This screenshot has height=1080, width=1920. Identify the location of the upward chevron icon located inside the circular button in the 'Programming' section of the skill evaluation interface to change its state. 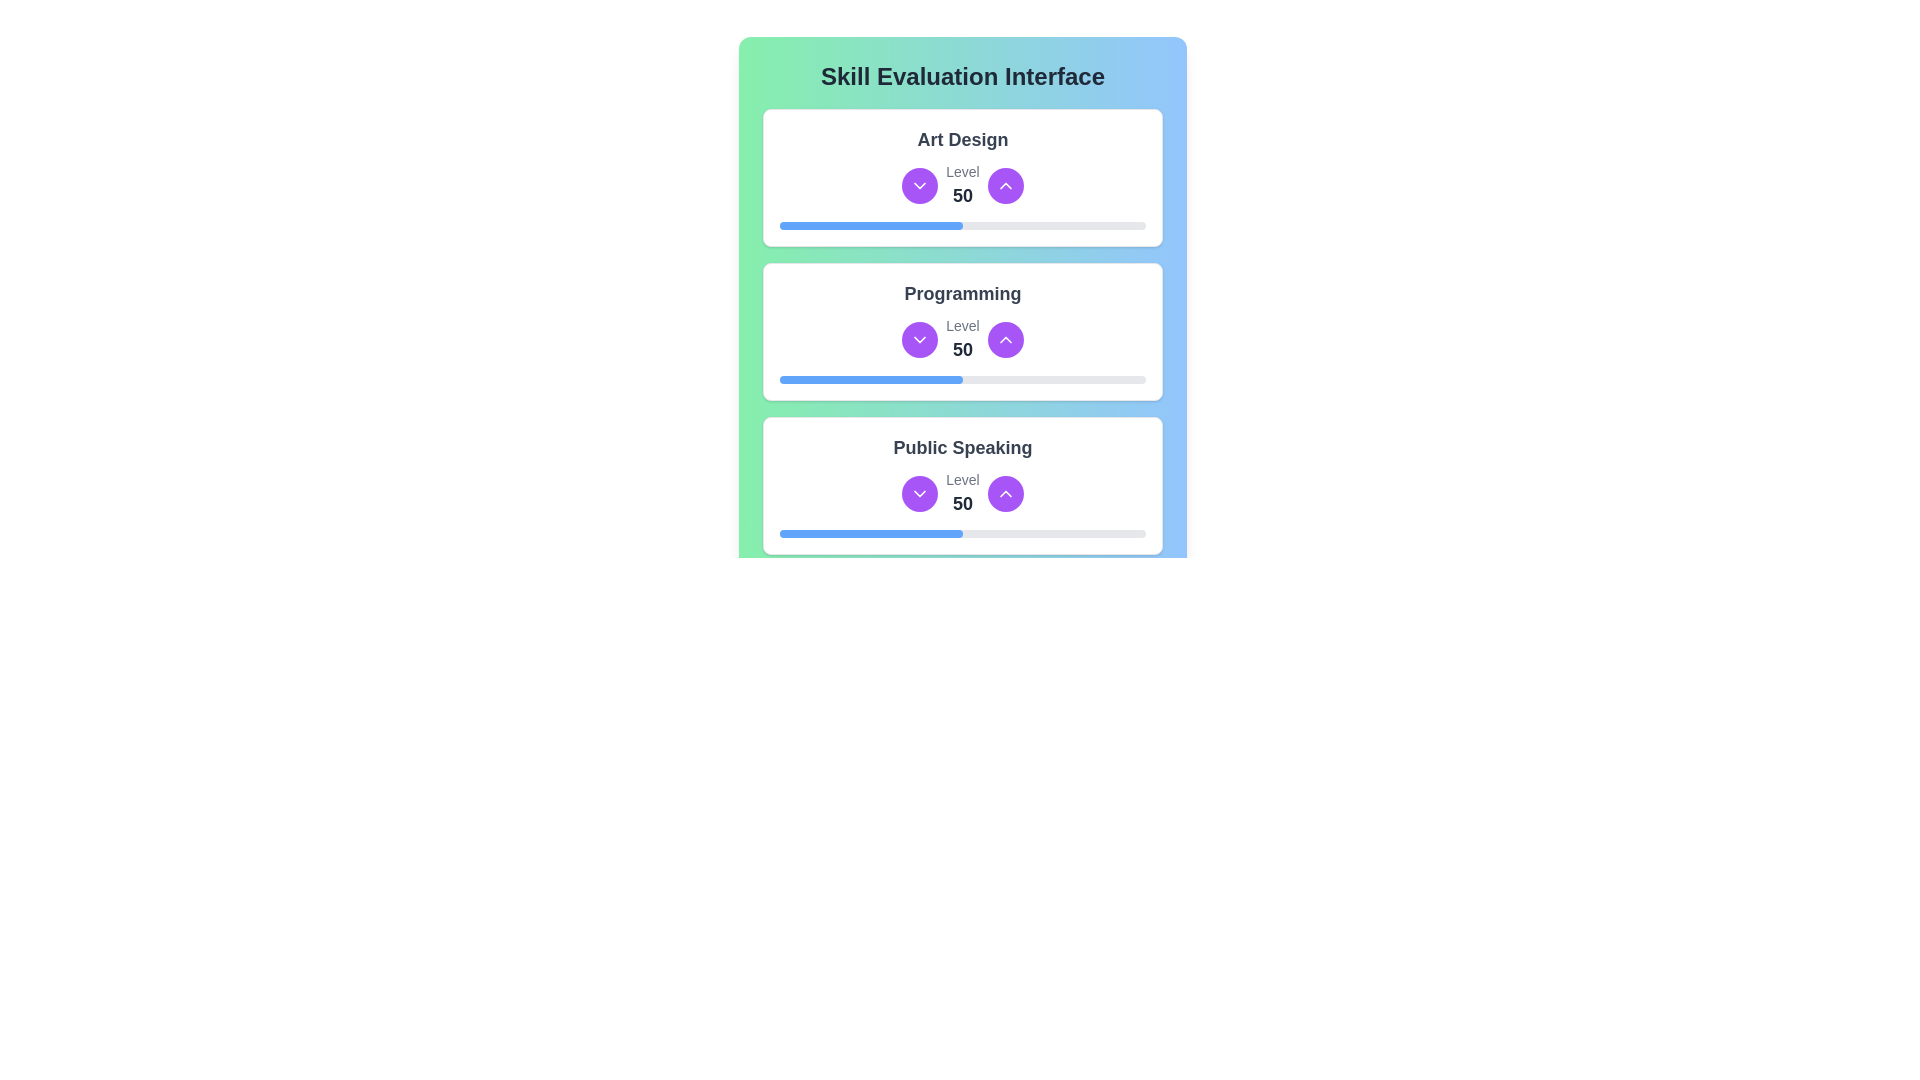
(1005, 338).